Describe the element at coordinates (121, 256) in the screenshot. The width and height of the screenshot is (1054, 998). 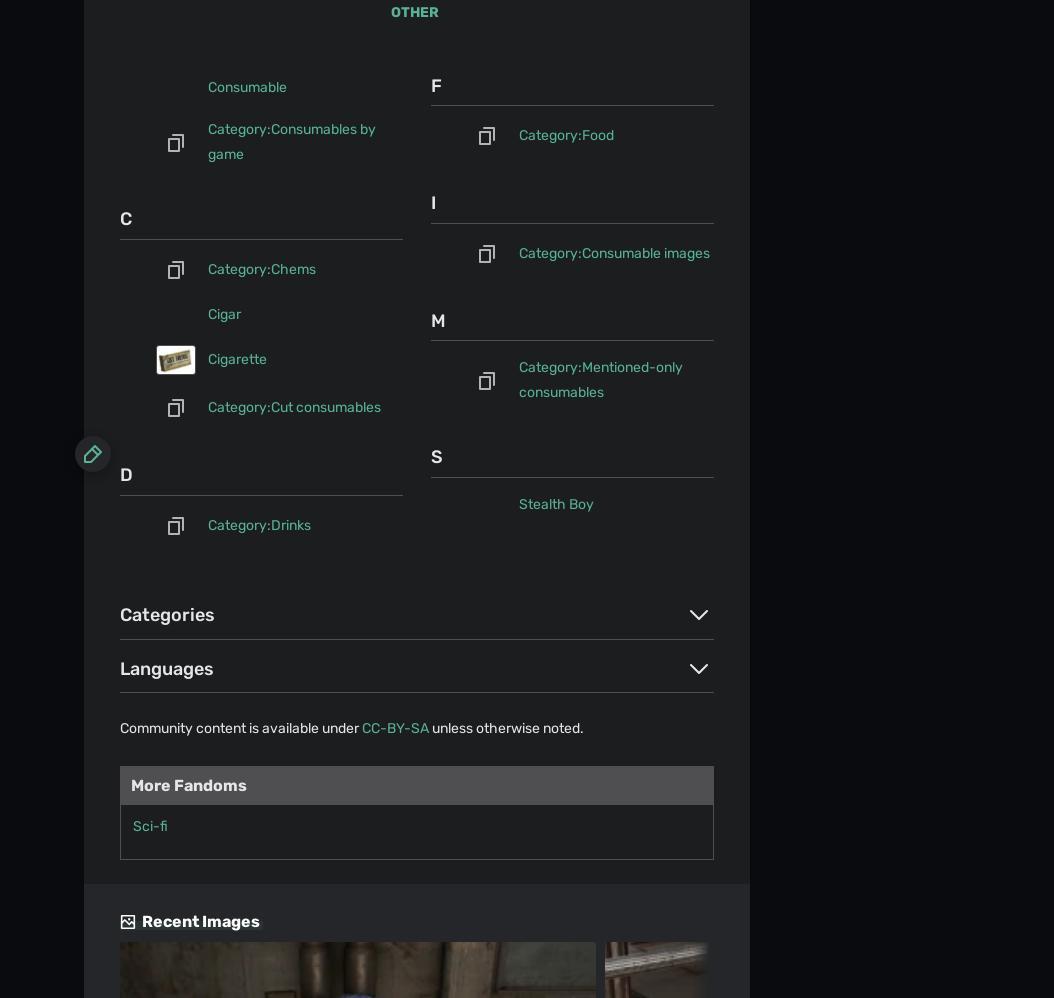
I see `'Community'` at that location.